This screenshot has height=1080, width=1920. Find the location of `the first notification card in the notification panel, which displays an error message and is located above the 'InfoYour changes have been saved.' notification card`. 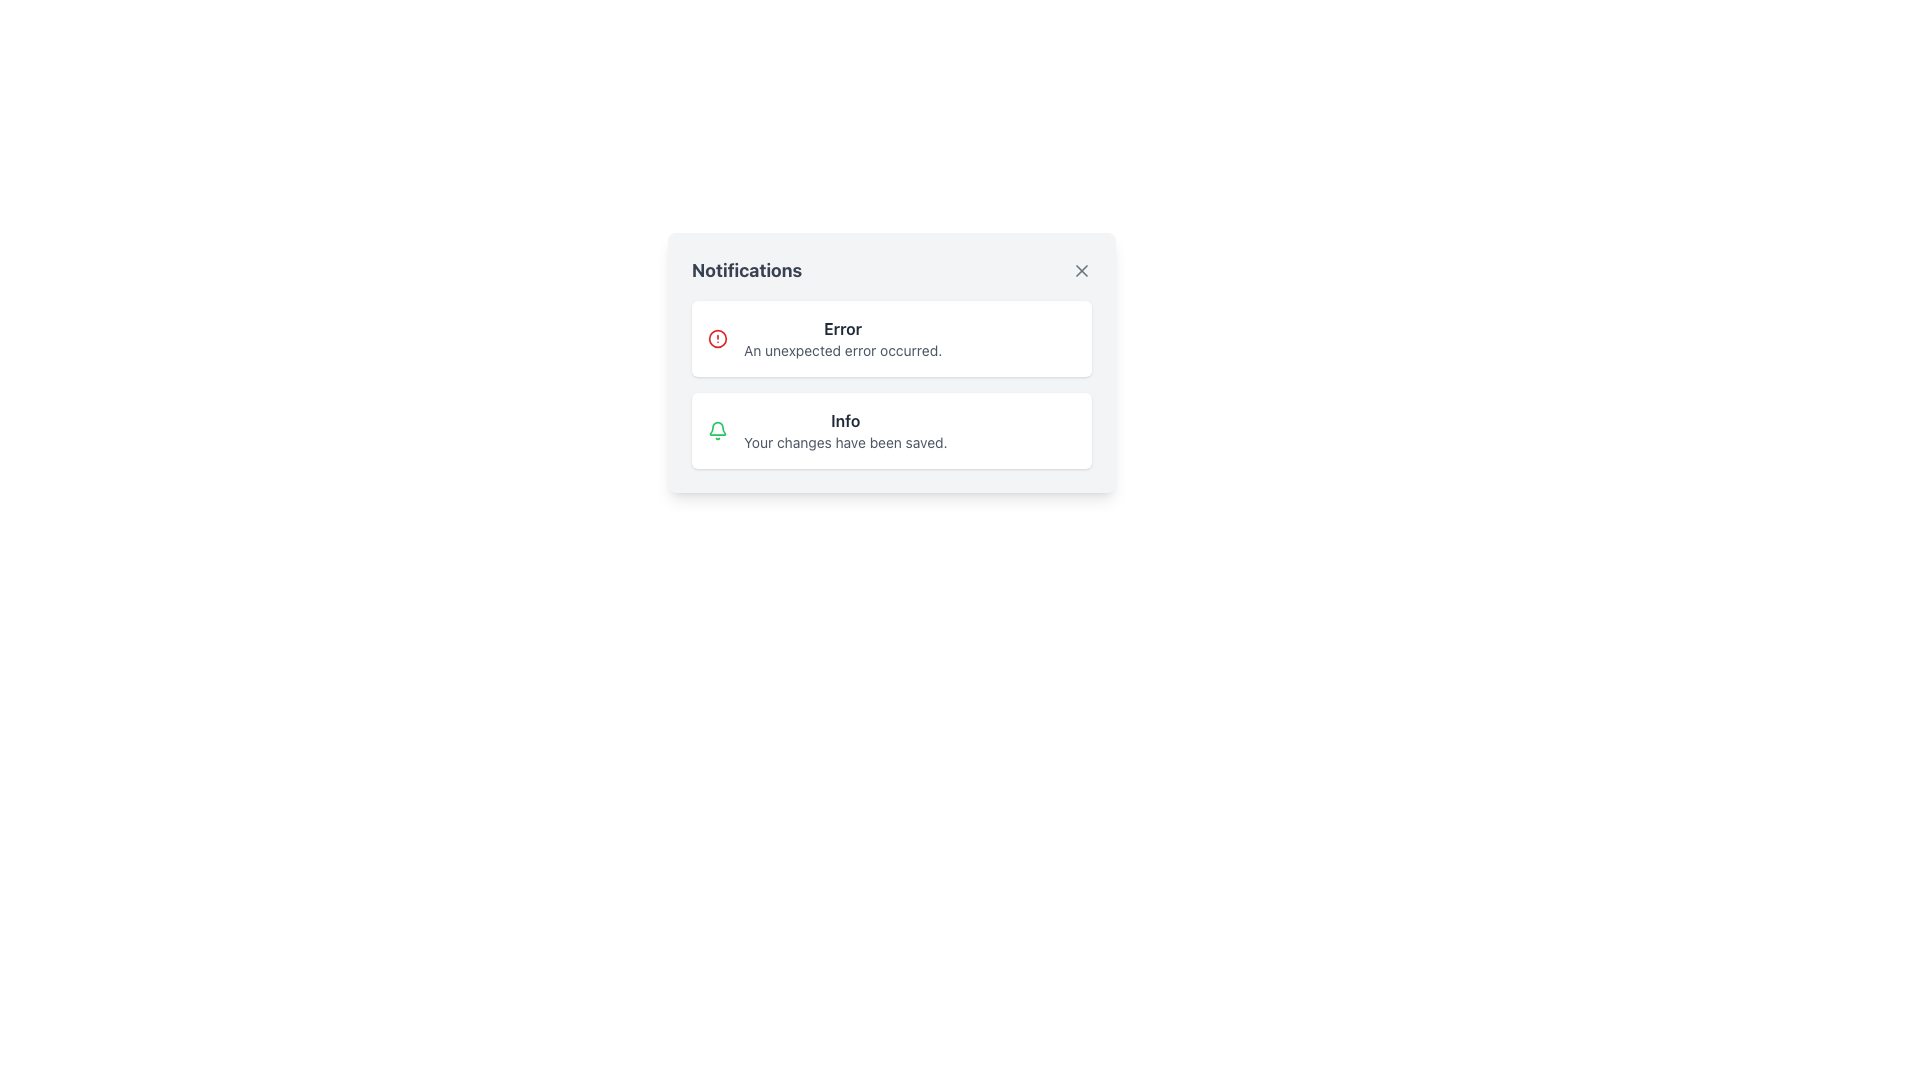

the first notification card in the notification panel, which displays an error message and is located above the 'InfoYour changes have been saved.' notification card is located at coordinates (891, 338).